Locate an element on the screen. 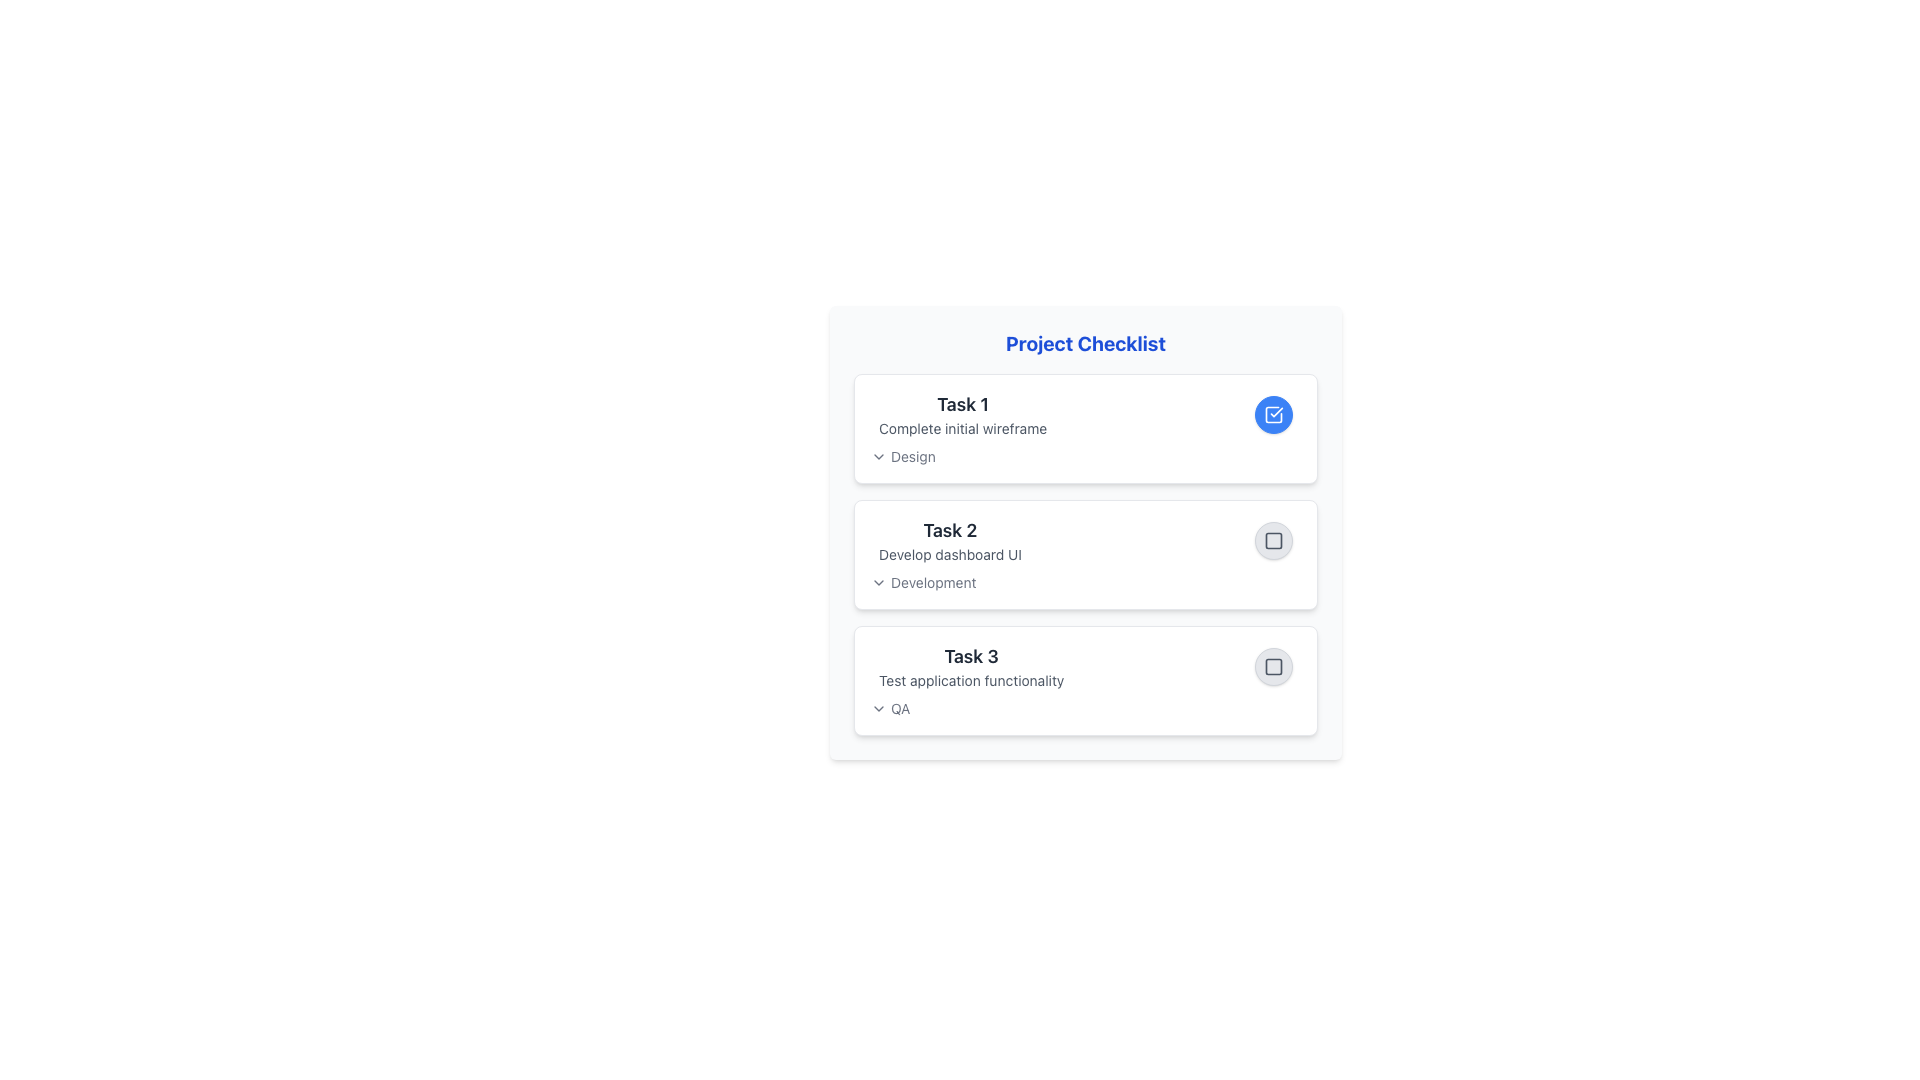 The width and height of the screenshot is (1920, 1080). the blue outlined geometric shape resembling a partial rectangle or rounded square, located near the top-right of the first list item in the vertical task list is located at coordinates (1272, 414).